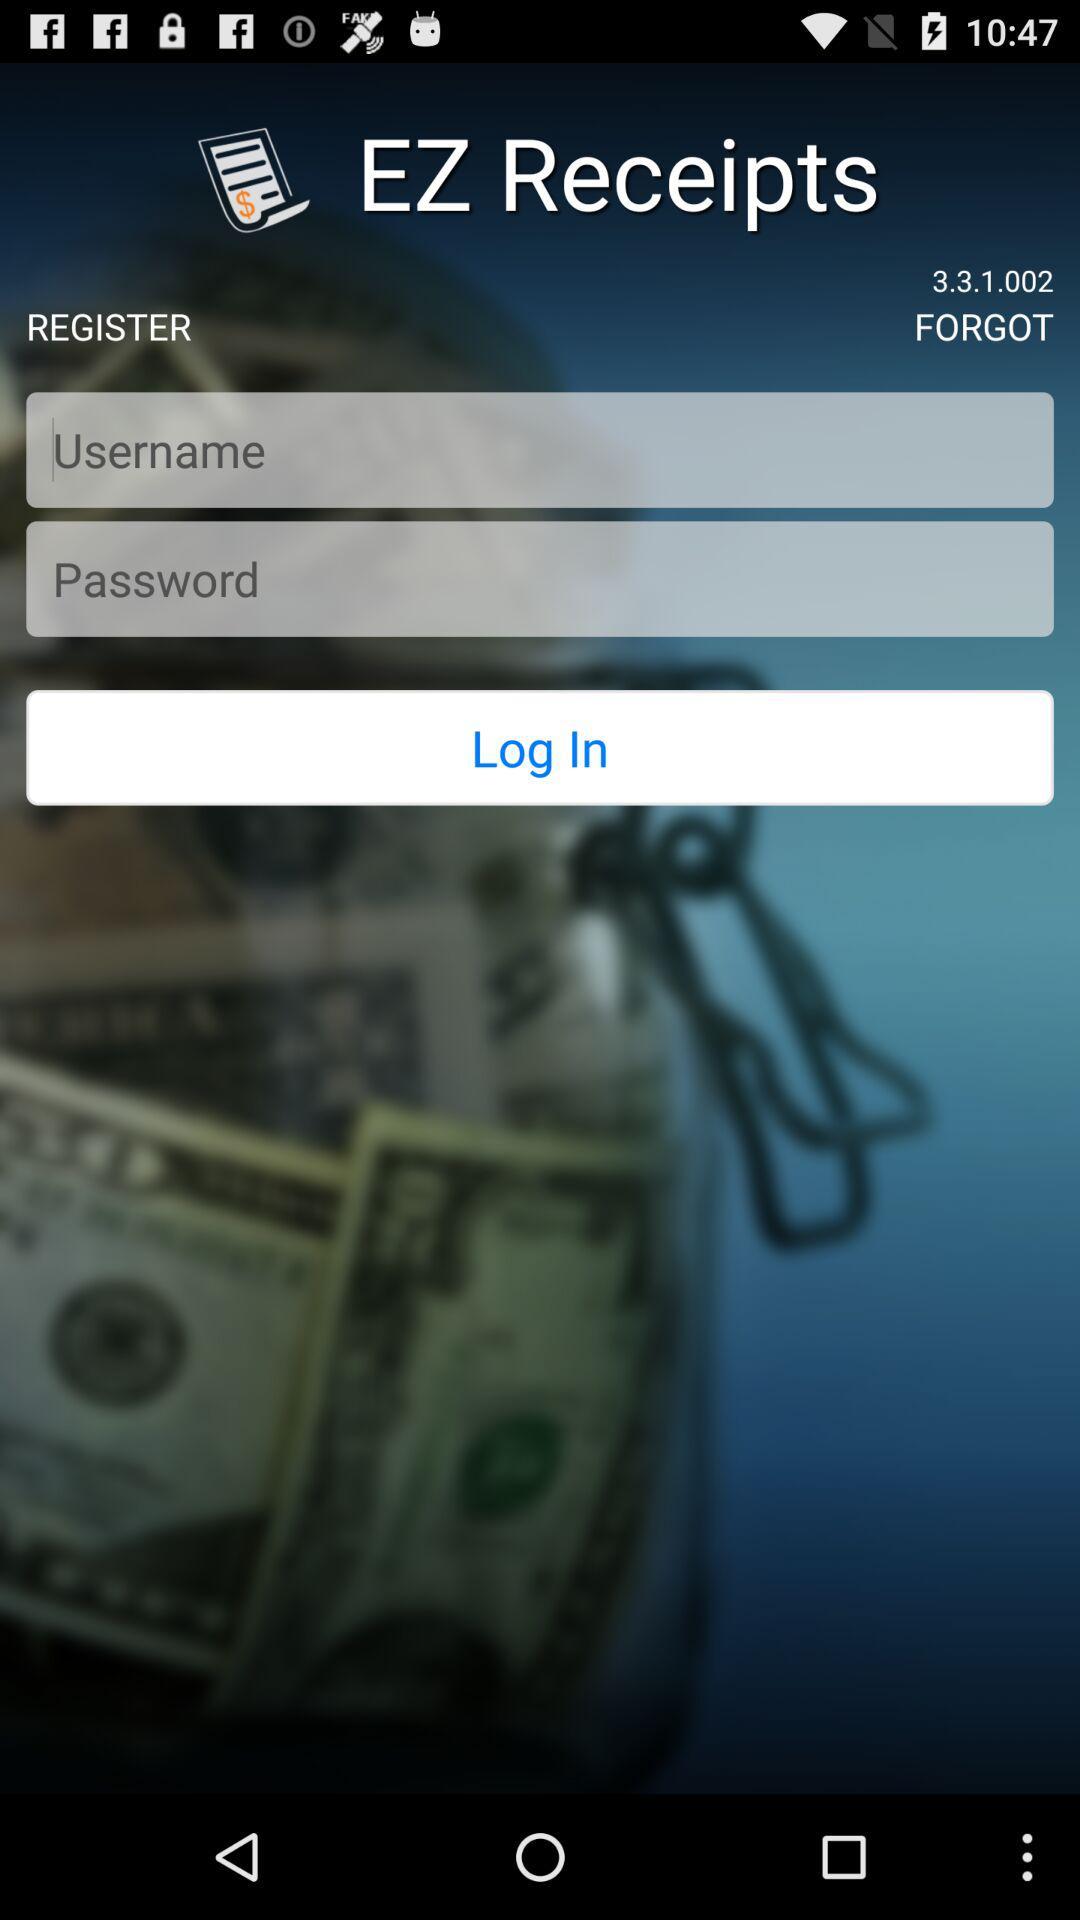 The image size is (1080, 1920). I want to click on username to log in, so click(540, 449).